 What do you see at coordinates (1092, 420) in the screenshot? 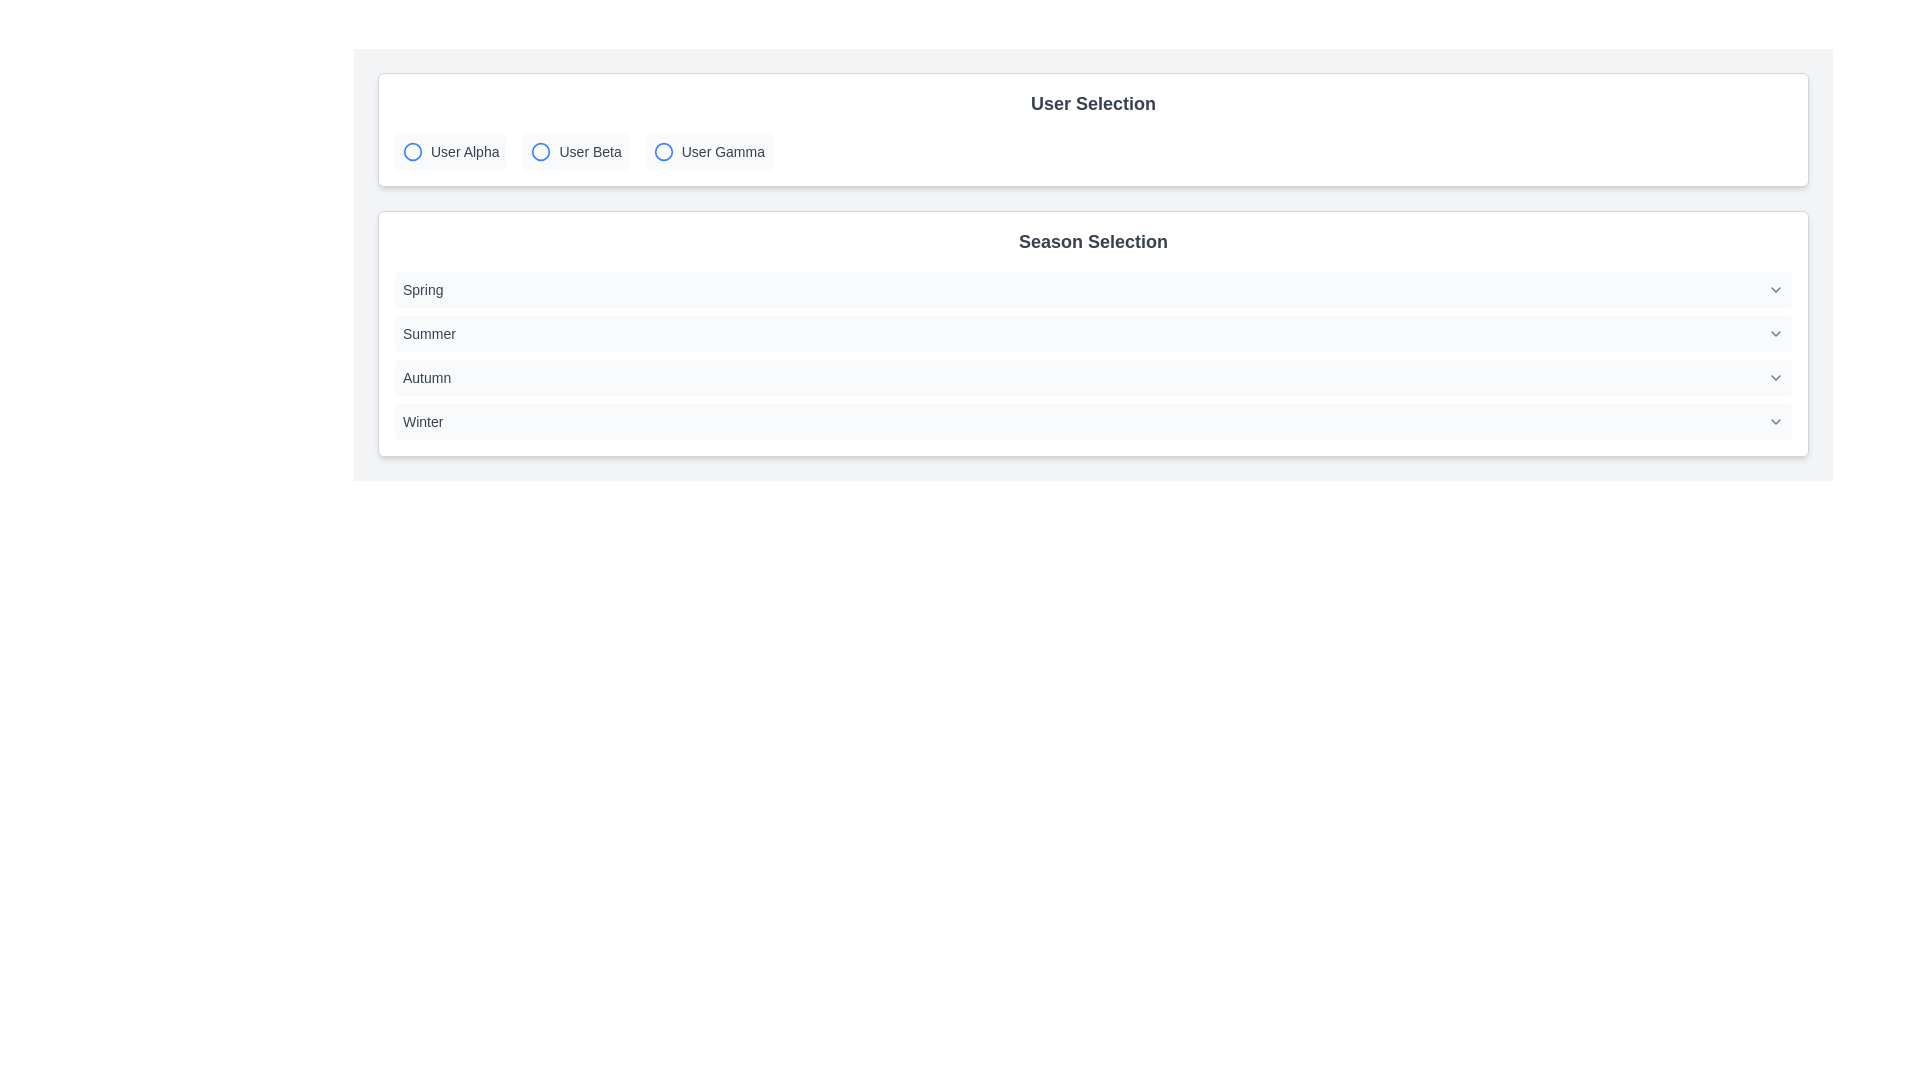
I see `the 'Winter' season option in the 'Season Selection' section` at bounding box center [1092, 420].